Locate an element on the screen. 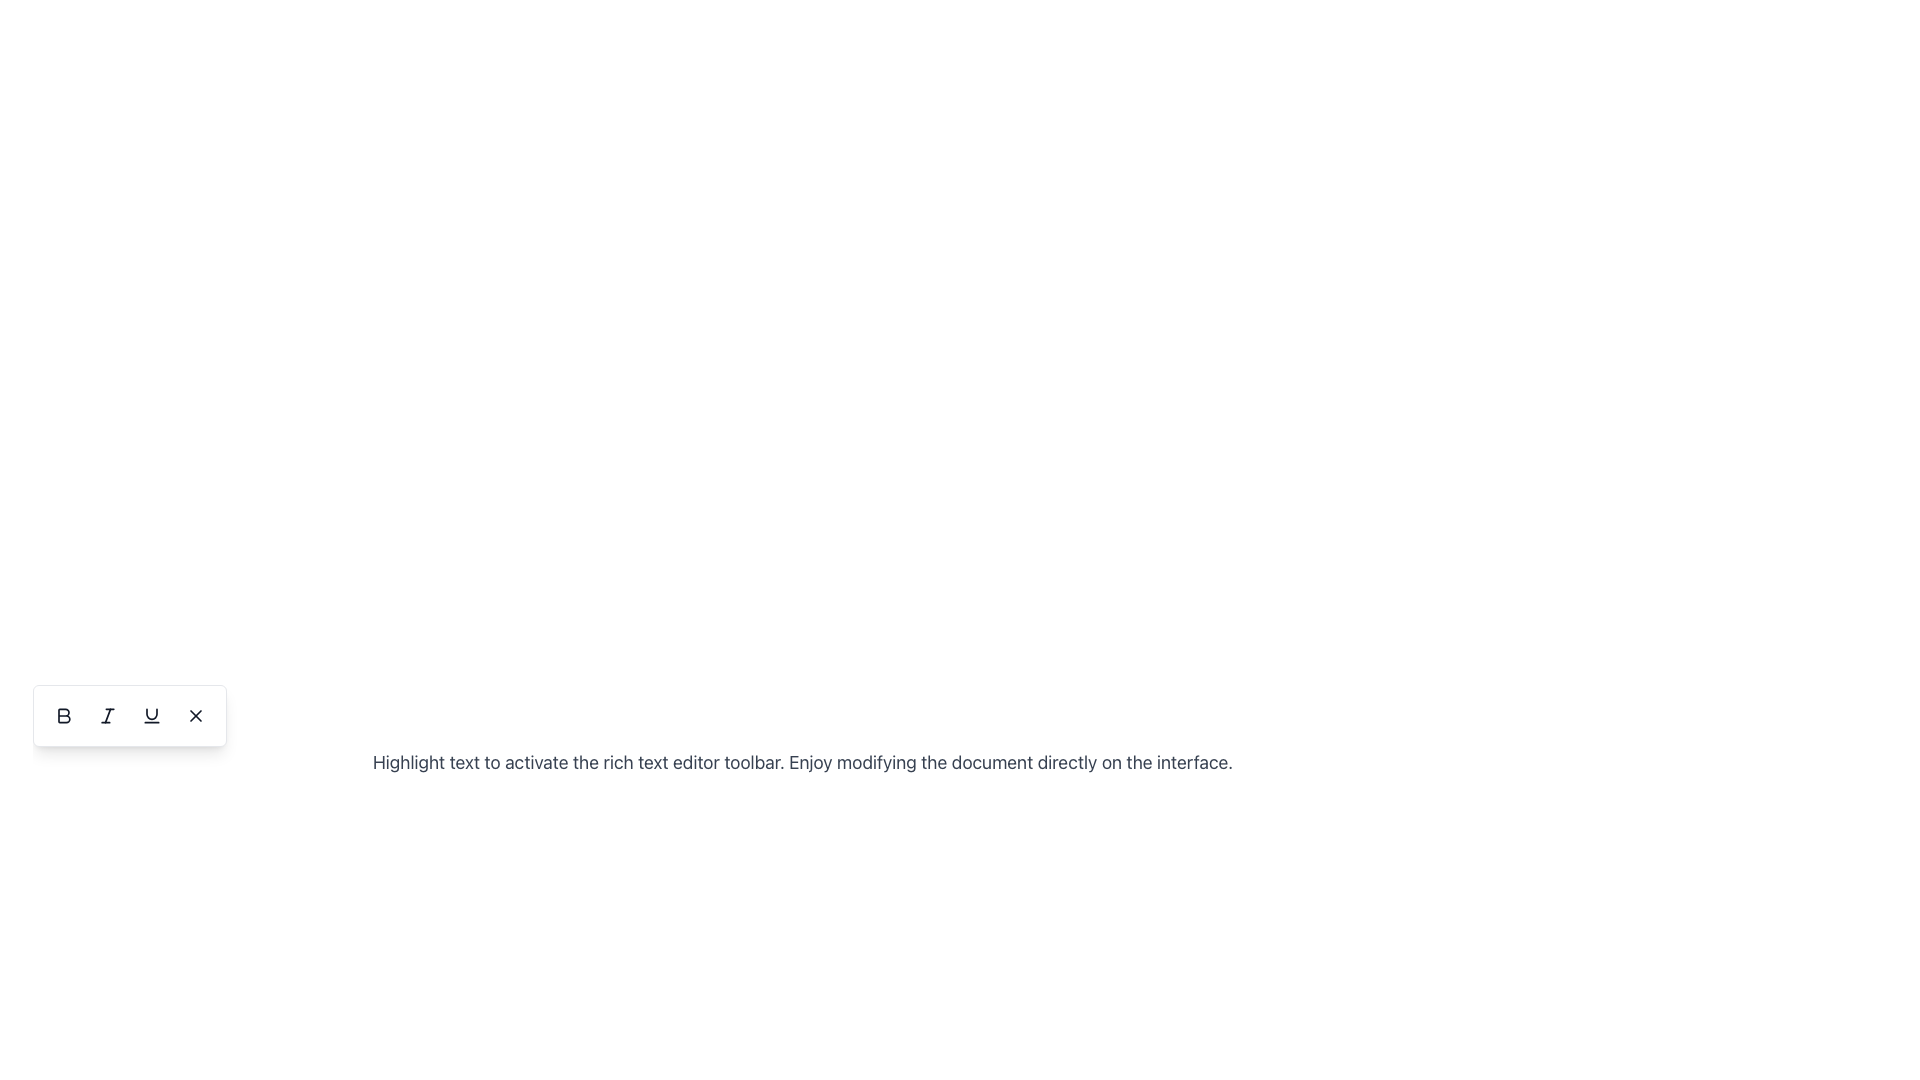 The image size is (1920, 1080). the upper component of the underline formatting icon located in the bottom-left corner of the interface is located at coordinates (151, 712).